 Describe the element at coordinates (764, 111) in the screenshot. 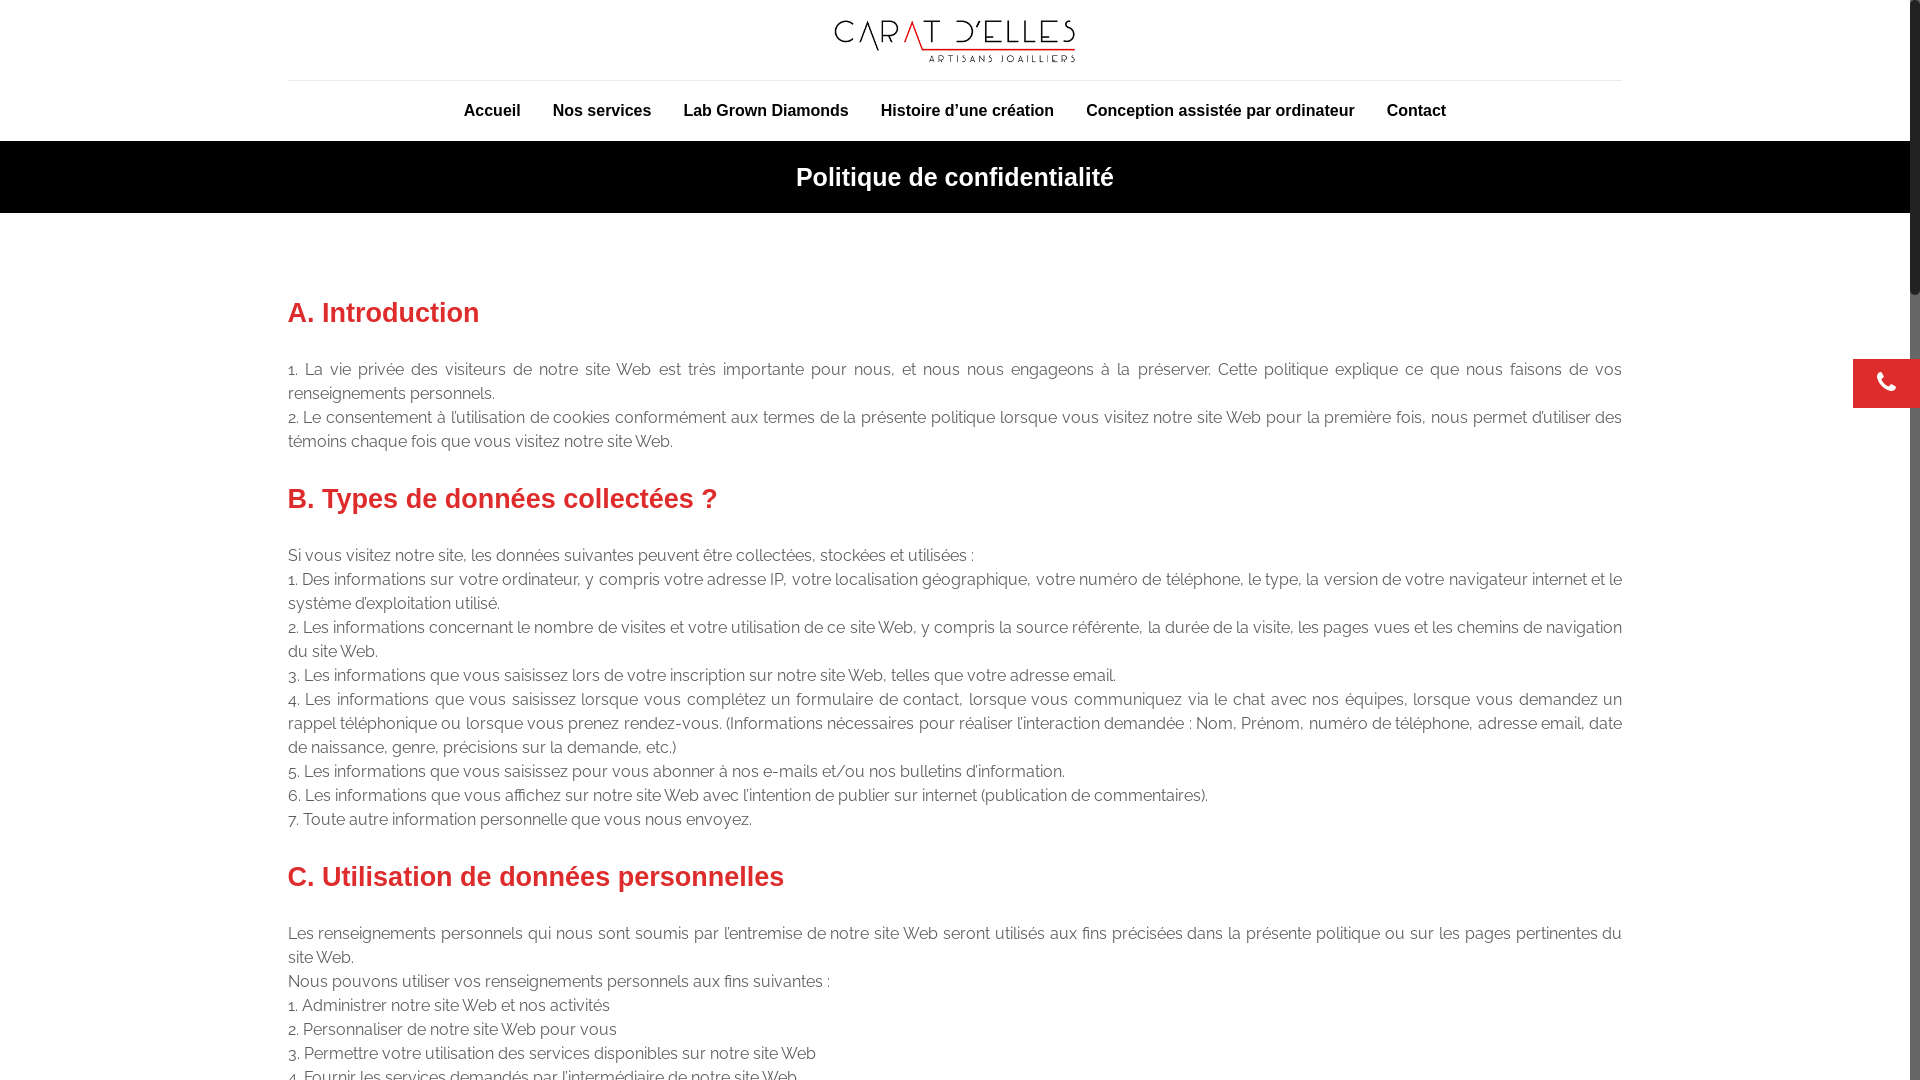

I see `'Lab Grown Diamonds'` at that location.